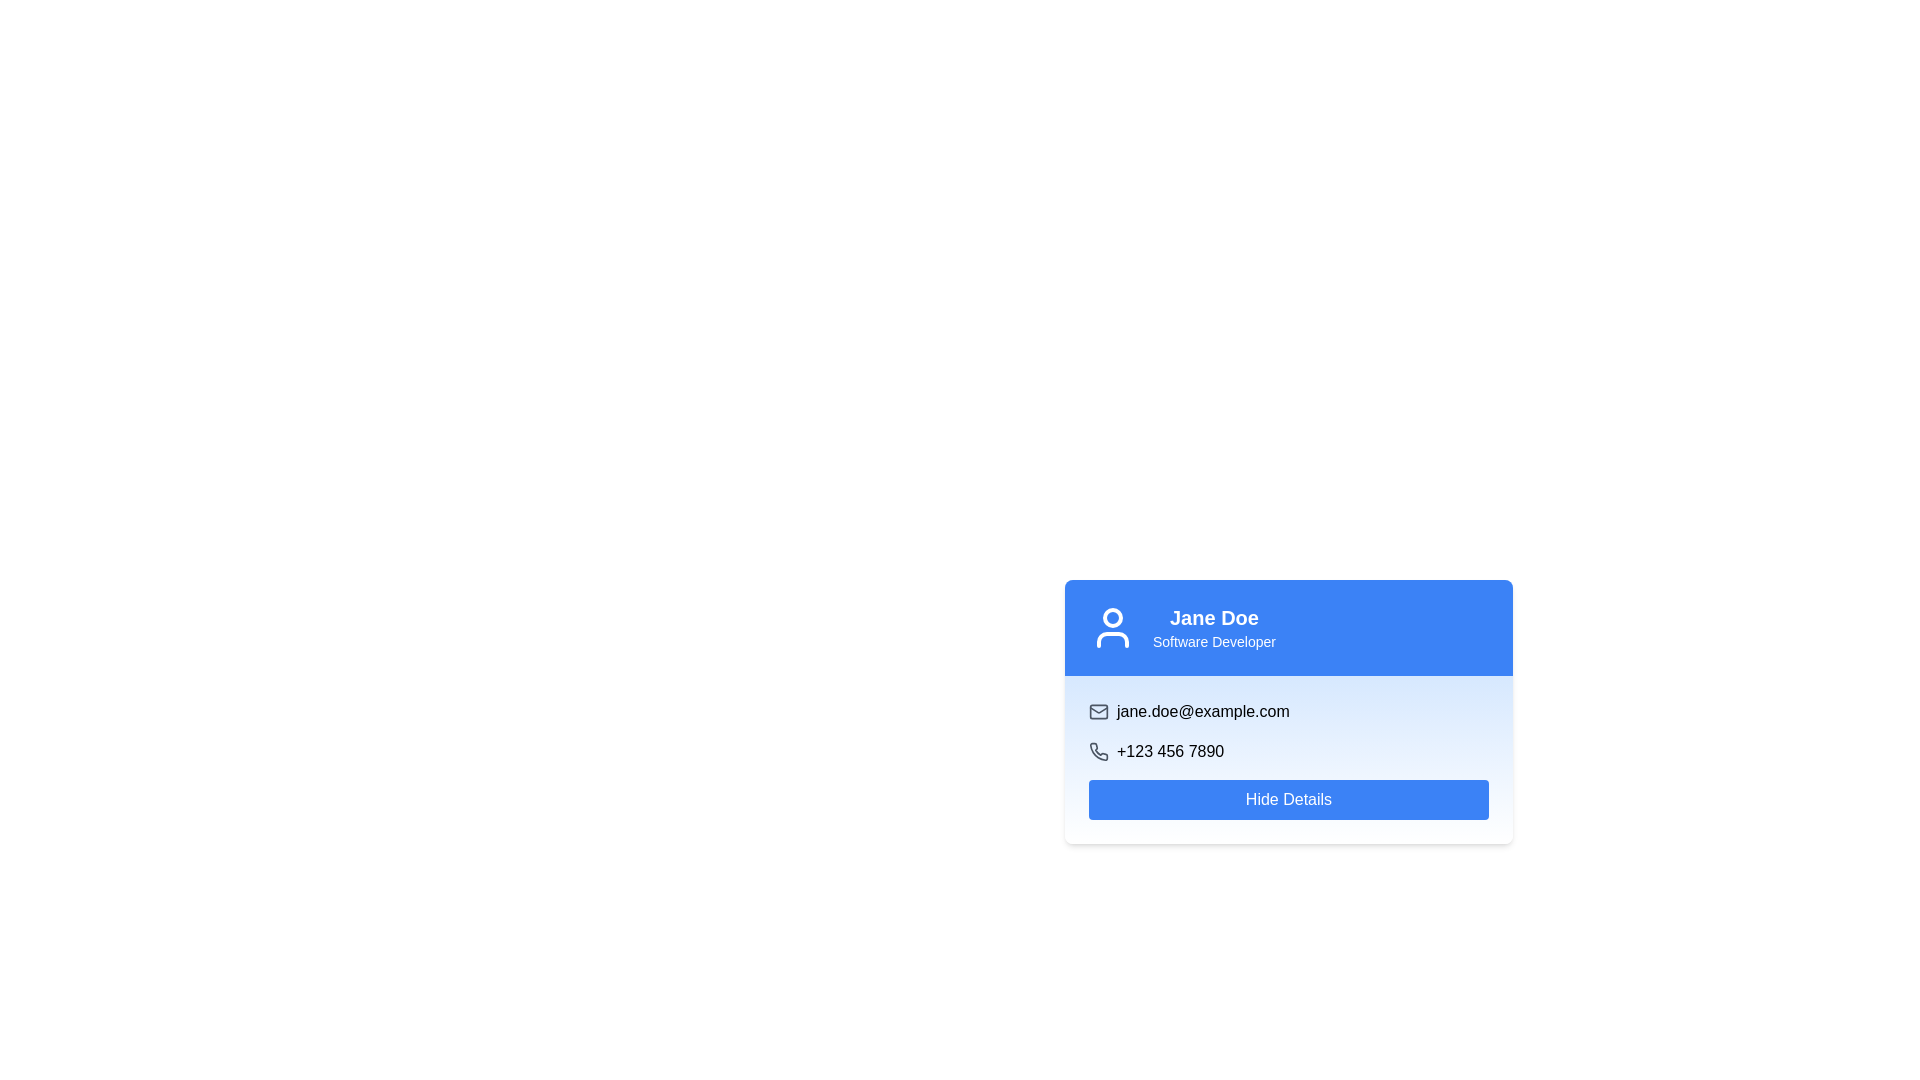  I want to click on text display showing 'Software Developer' located below the name 'Jane Doe' in the blue header section of the information card, so click(1213, 641).